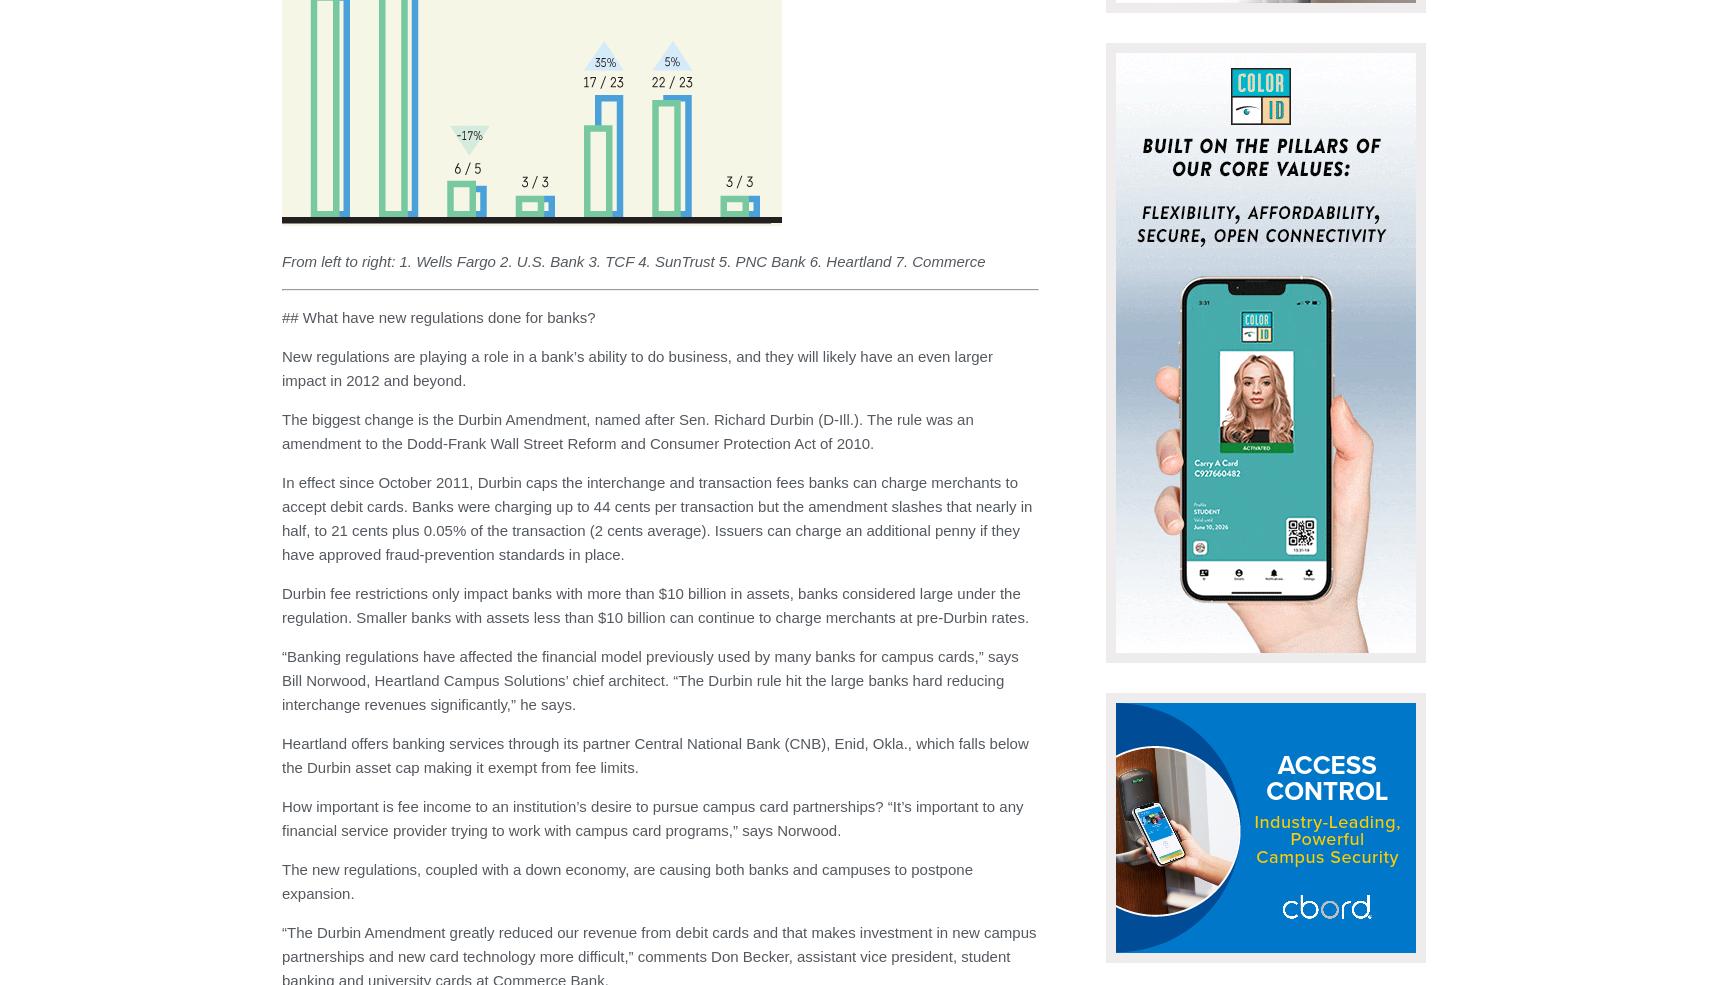 The image size is (1724, 985). I want to click on 'In effect since October 2011, Durbin caps the interchange and transaction fees banks can charge merchants to accept debit cards. Banks were charging up to 44 cents per transaction but the amendment slashes that nearly in half, to 21 cents plus 0.05% of the transaction (2 cents average). Issuers can charge an additional penny if they have approved fraud-prevention standards in place.', so click(656, 518).